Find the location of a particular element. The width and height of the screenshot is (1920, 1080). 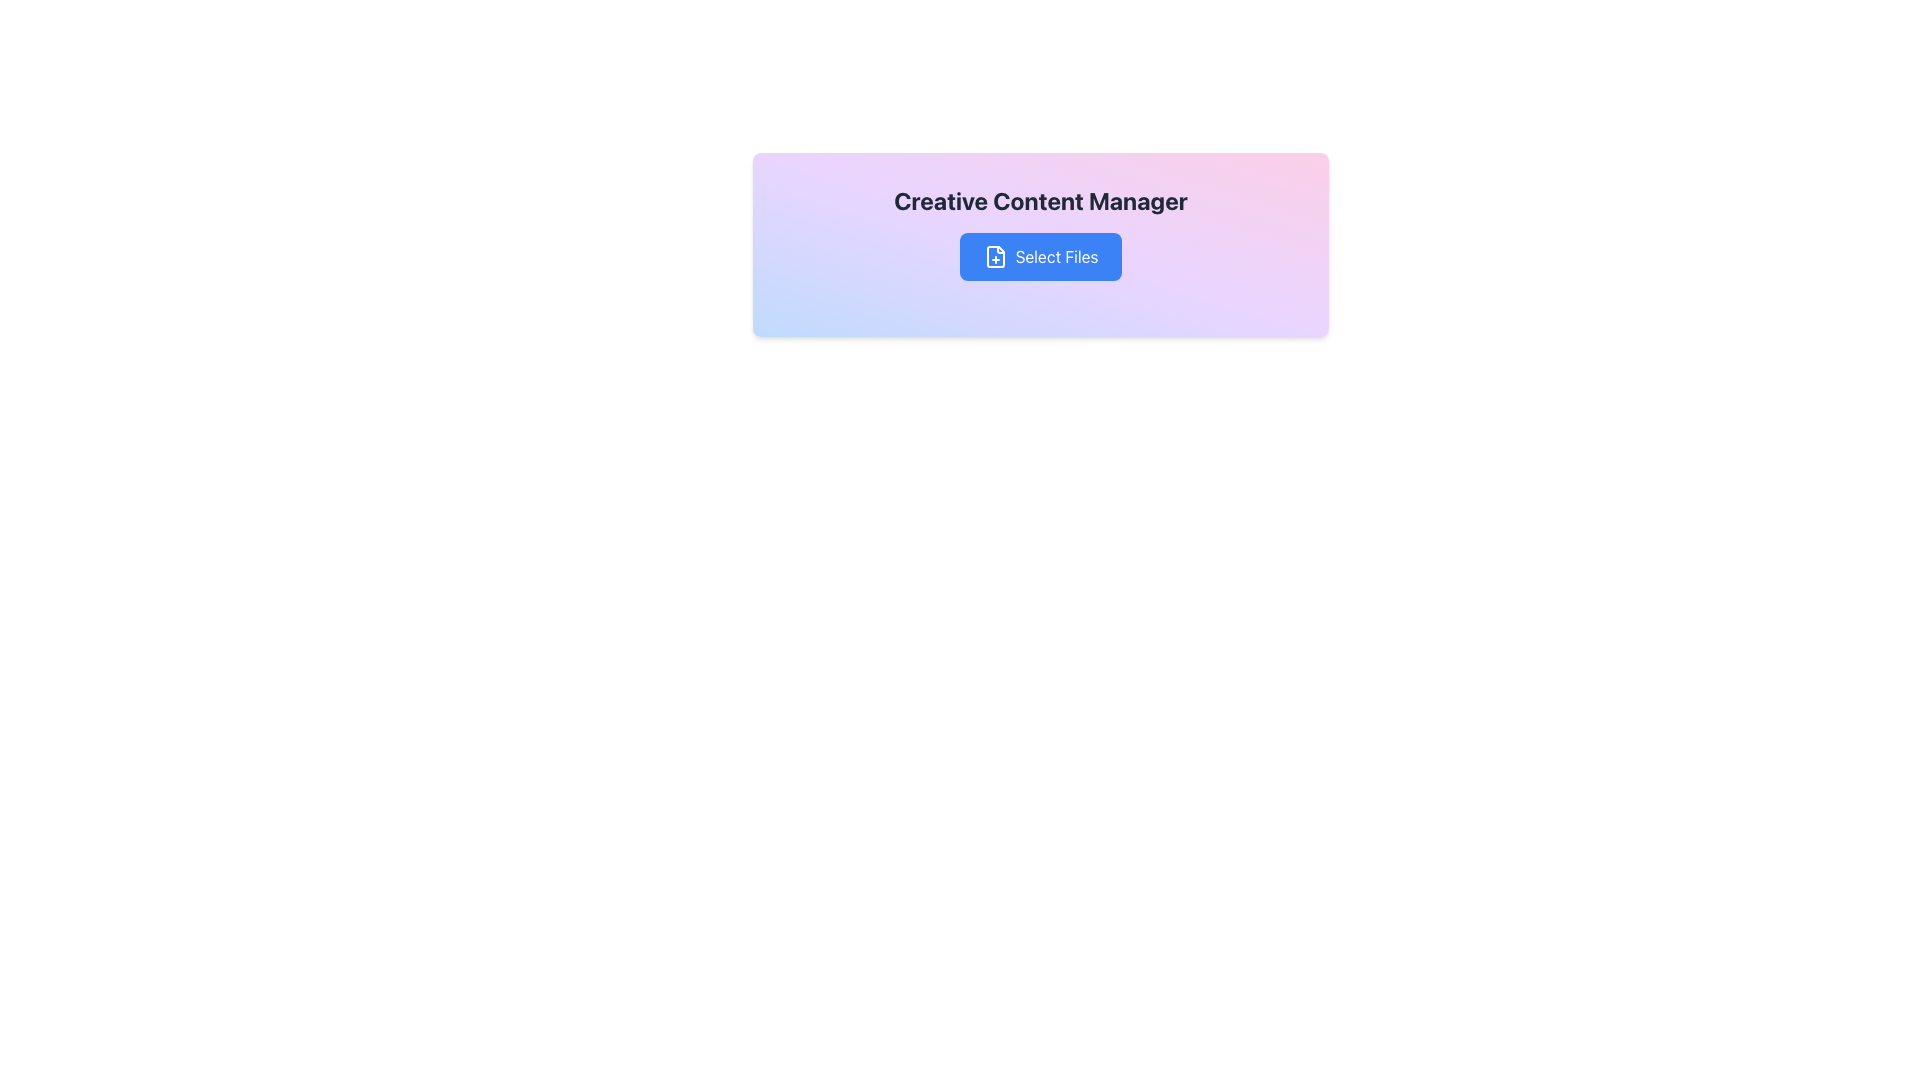

the blue rectangular button with rounded corners labeled 'Select Files' is located at coordinates (1040, 256).